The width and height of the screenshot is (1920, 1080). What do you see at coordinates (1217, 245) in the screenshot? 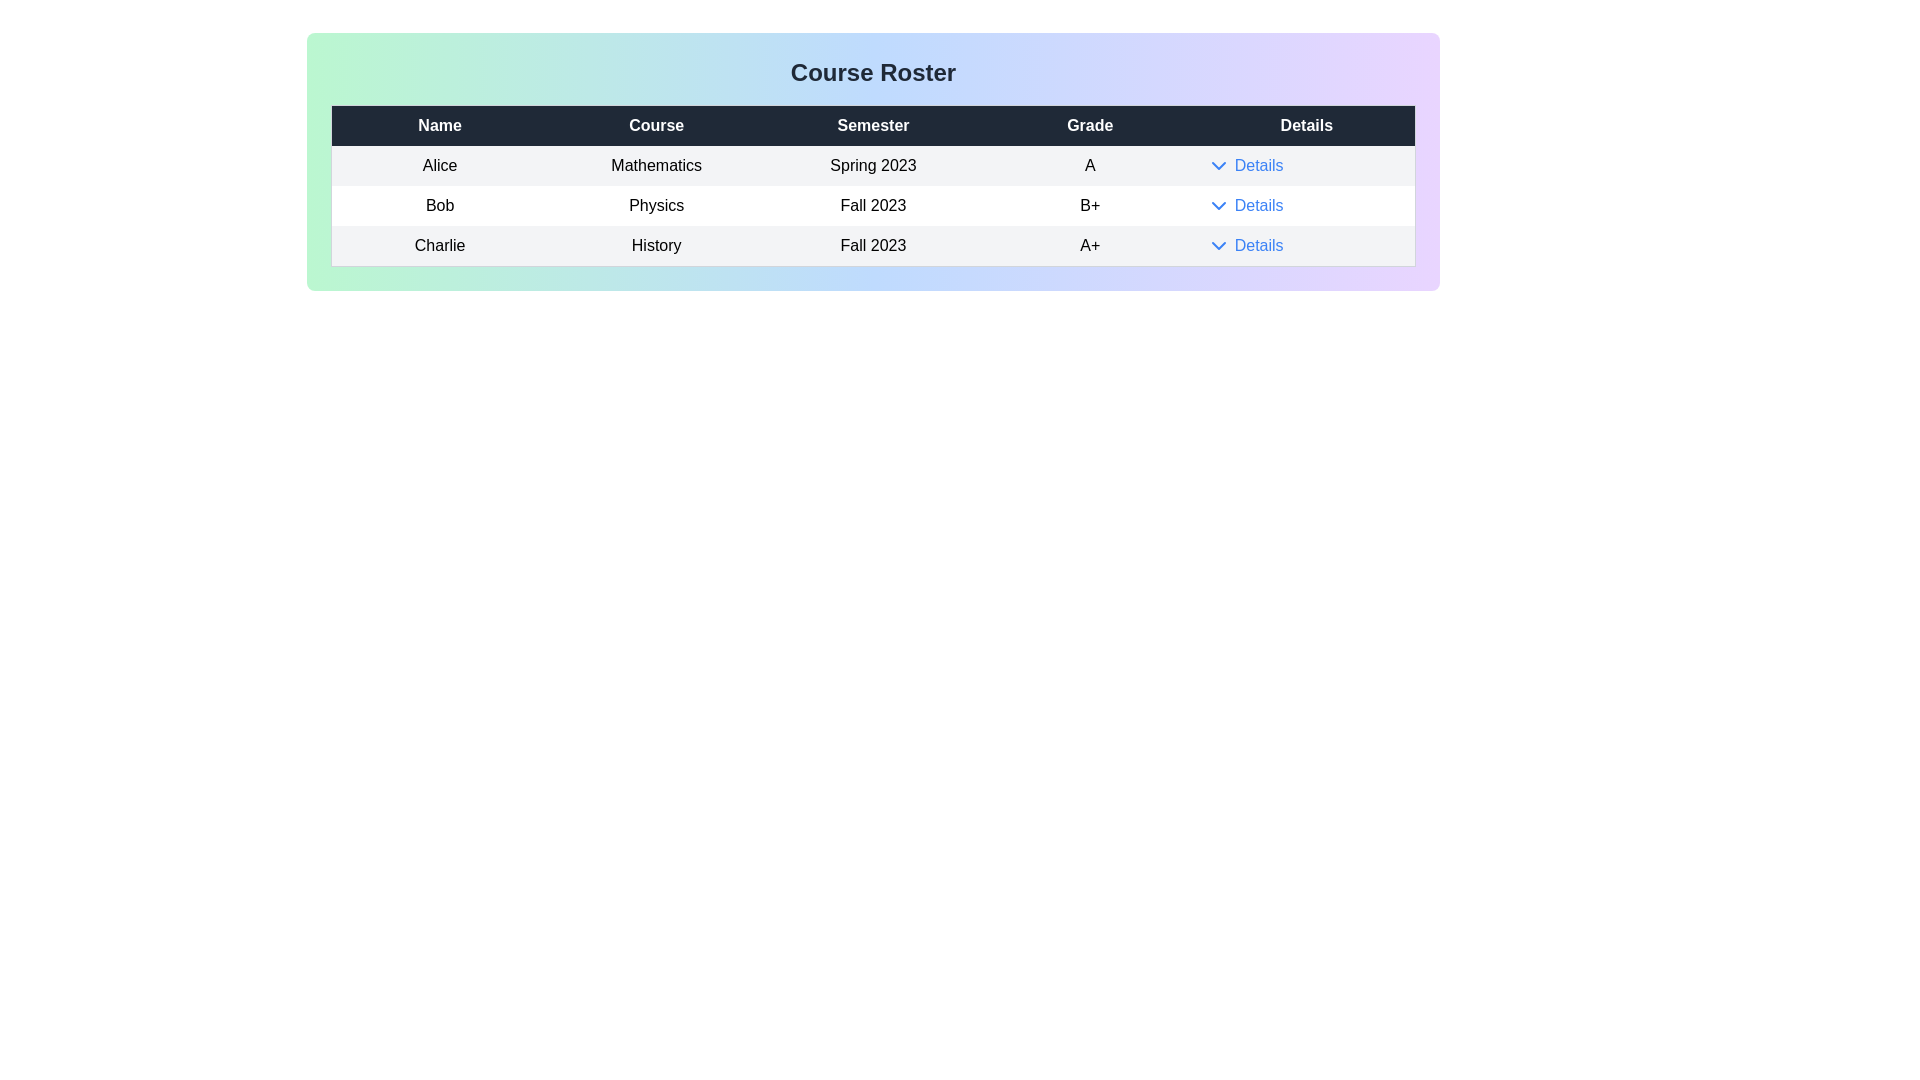
I see `the toggle icon located under the 'Details' column` at bounding box center [1217, 245].